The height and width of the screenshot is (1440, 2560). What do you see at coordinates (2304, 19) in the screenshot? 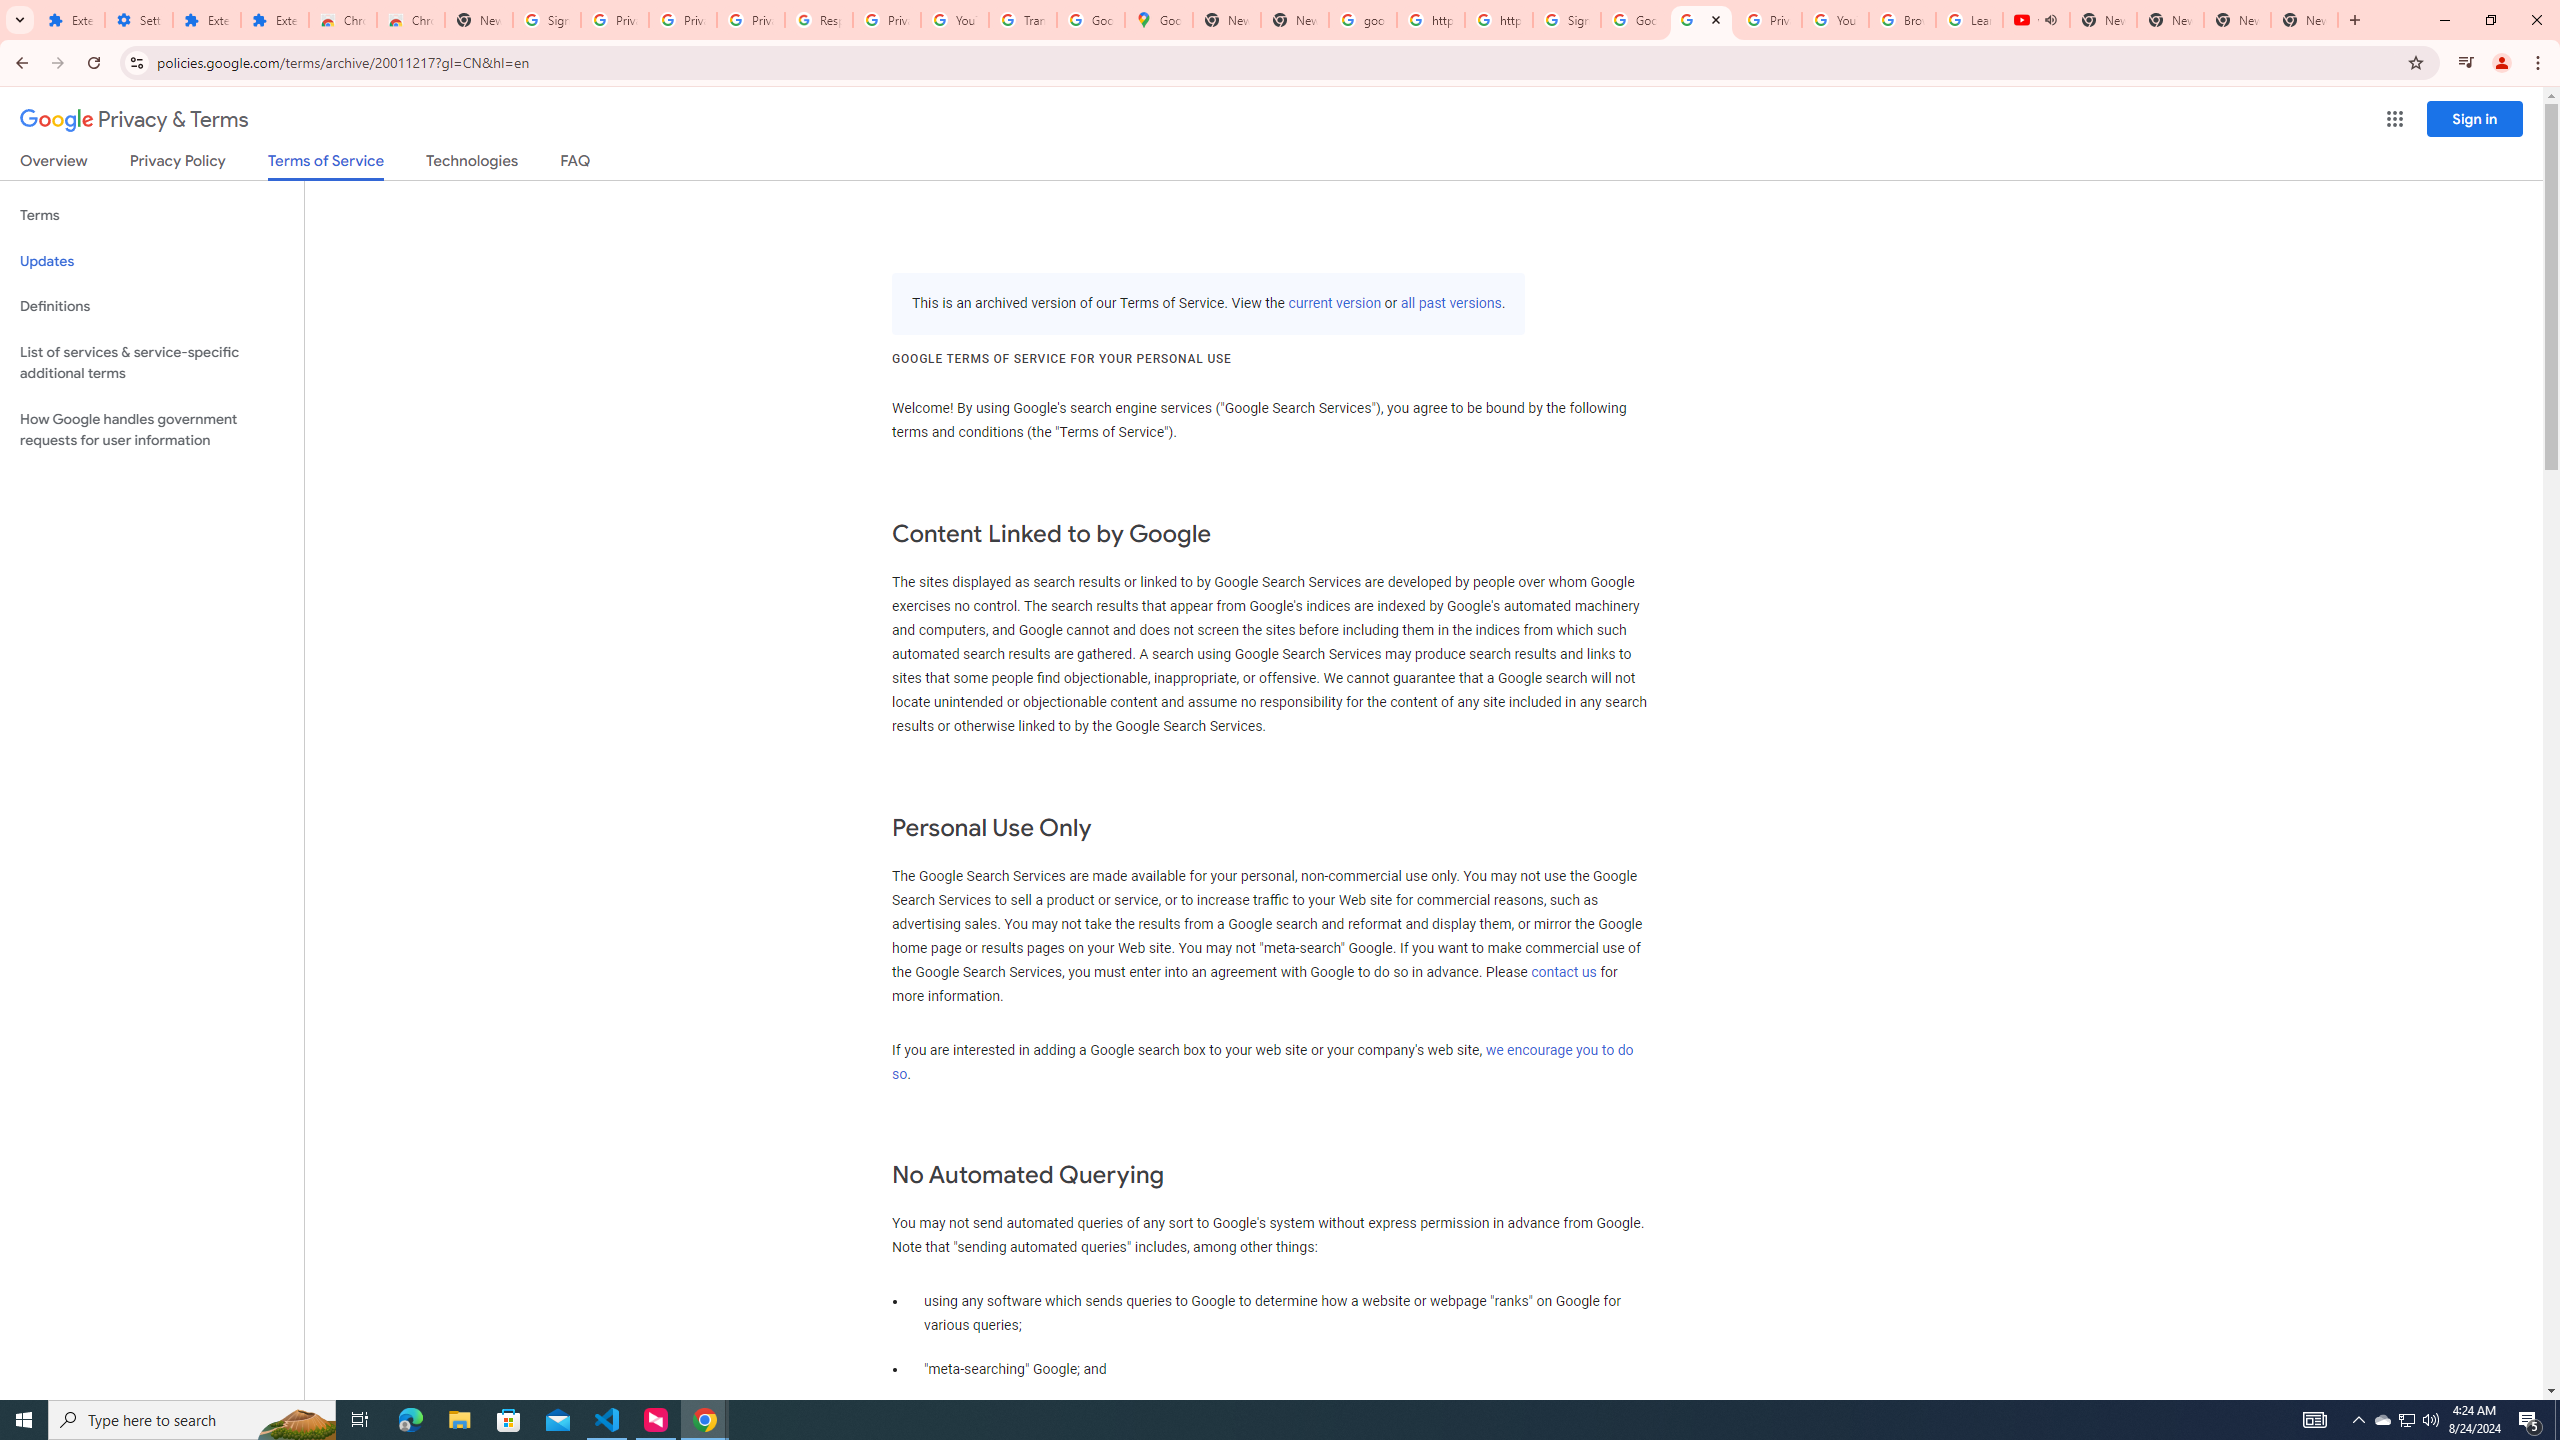
I see `'New Tab'` at bounding box center [2304, 19].